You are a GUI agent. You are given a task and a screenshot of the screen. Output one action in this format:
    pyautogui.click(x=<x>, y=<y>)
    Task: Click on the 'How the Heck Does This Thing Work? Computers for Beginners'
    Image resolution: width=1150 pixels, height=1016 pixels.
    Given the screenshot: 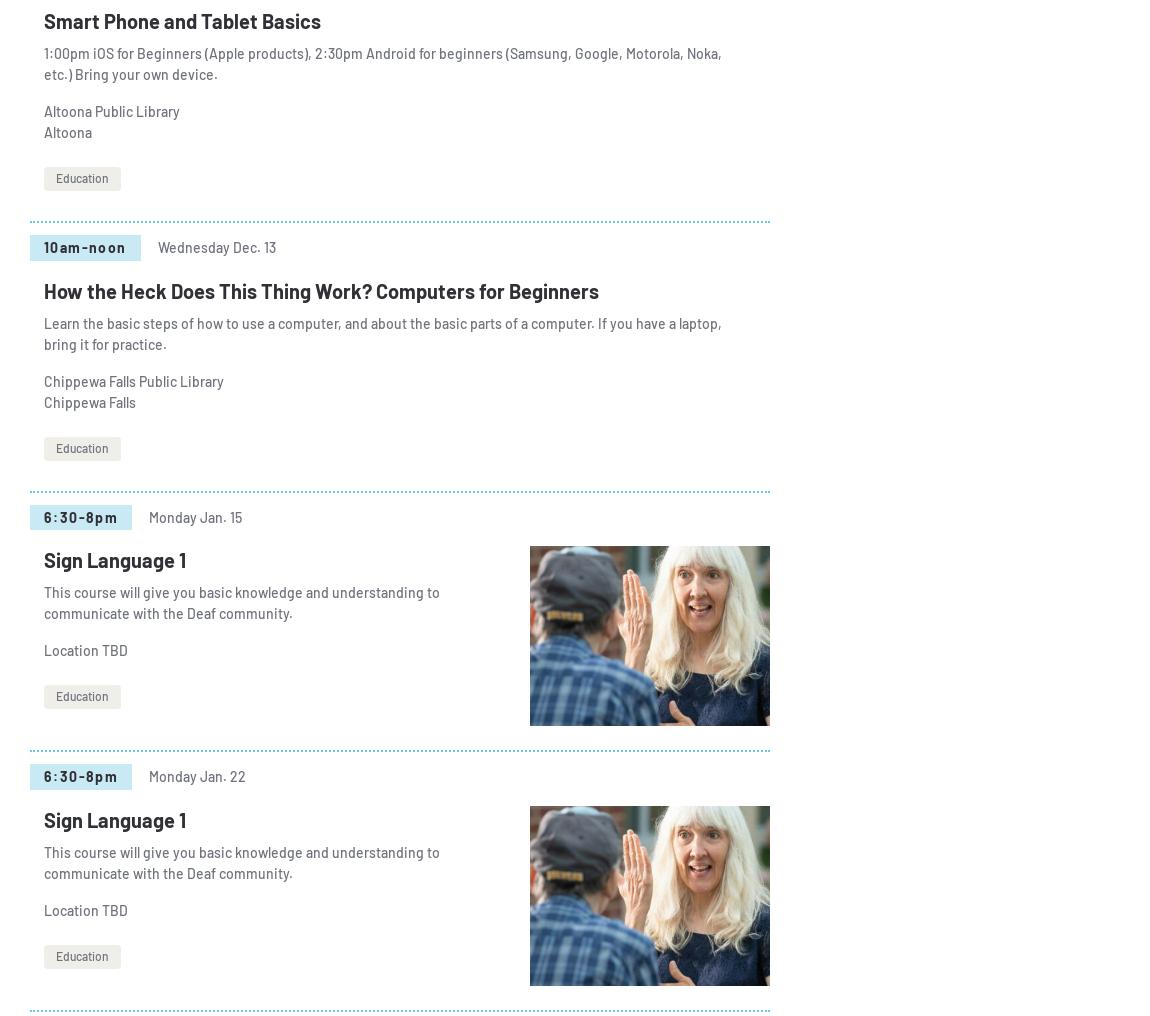 What is the action you would take?
    pyautogui.click(x=43, y=288)
    